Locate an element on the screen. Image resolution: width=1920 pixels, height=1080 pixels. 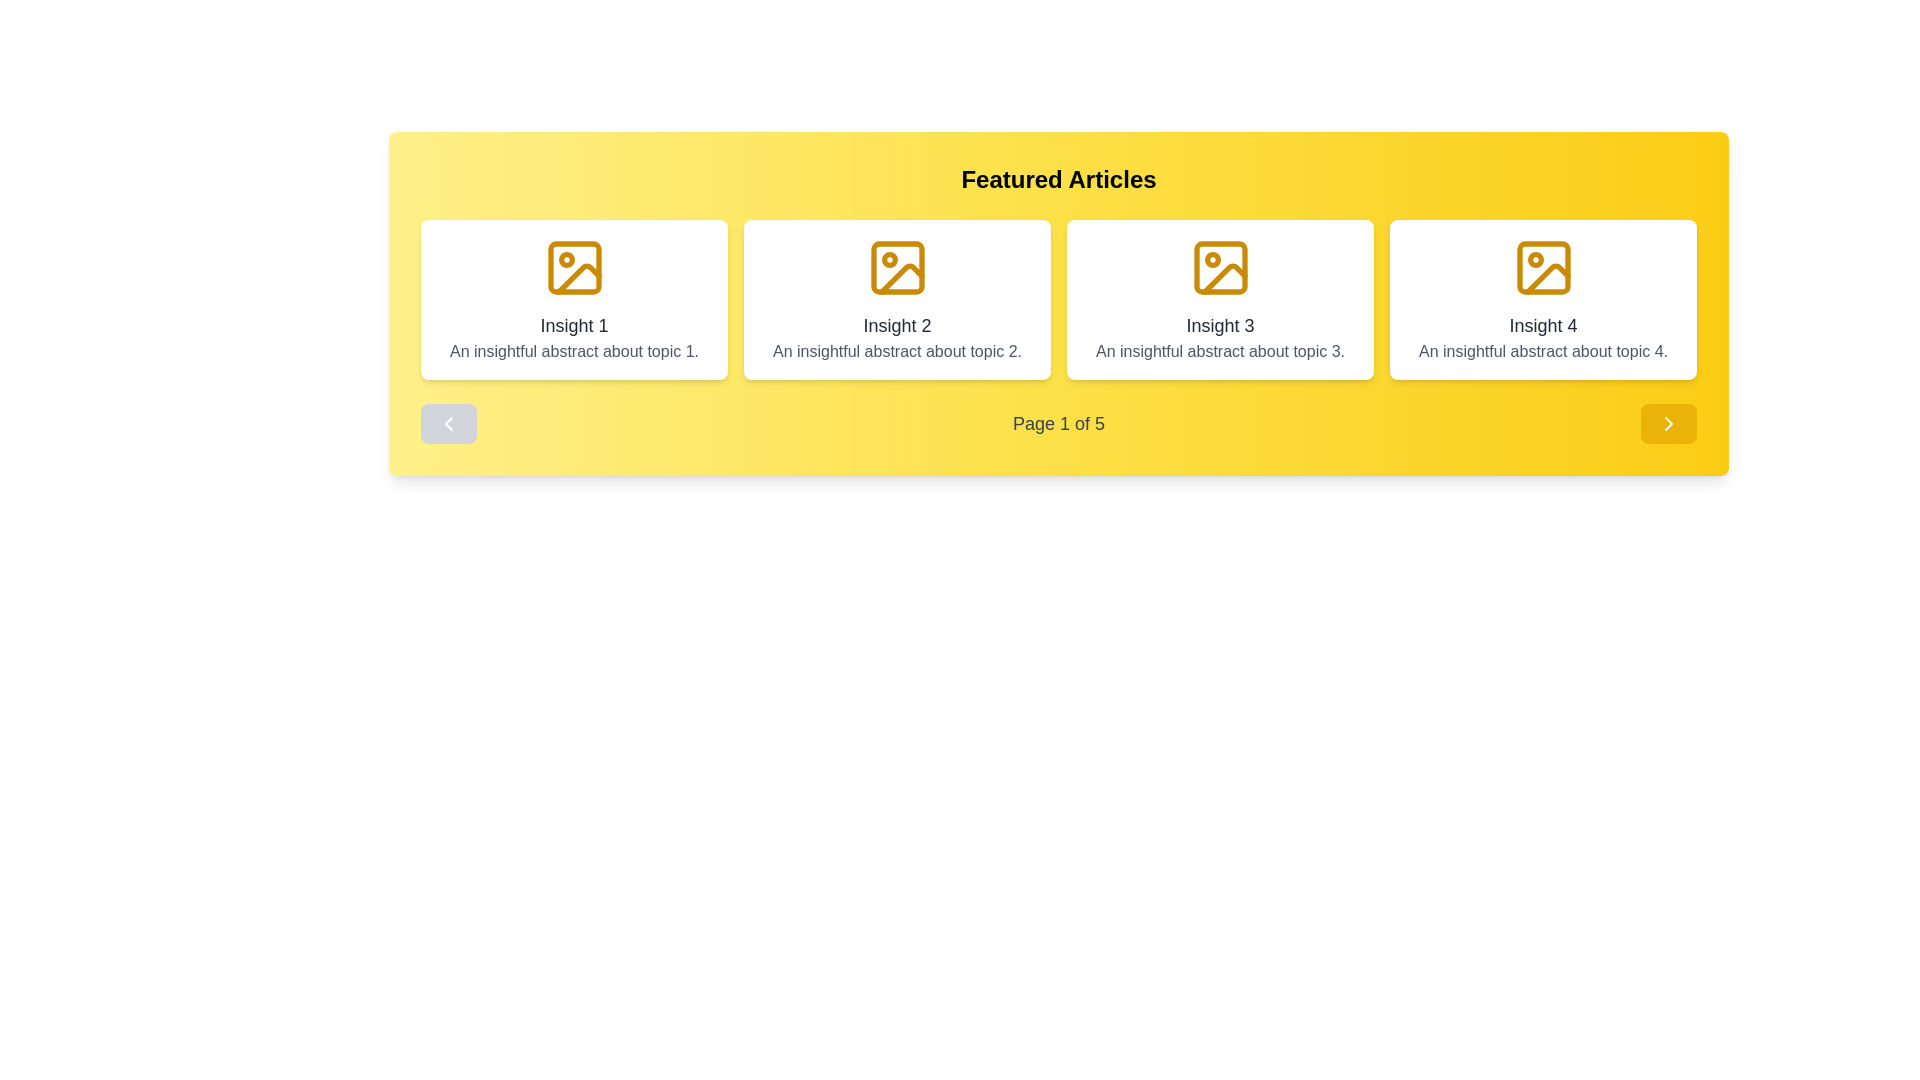
the prominent heading element with the text 'Featured Articles', which is bold, large, and centrally aligned on a yellow gradient background is located at coordinates (1058, 180).